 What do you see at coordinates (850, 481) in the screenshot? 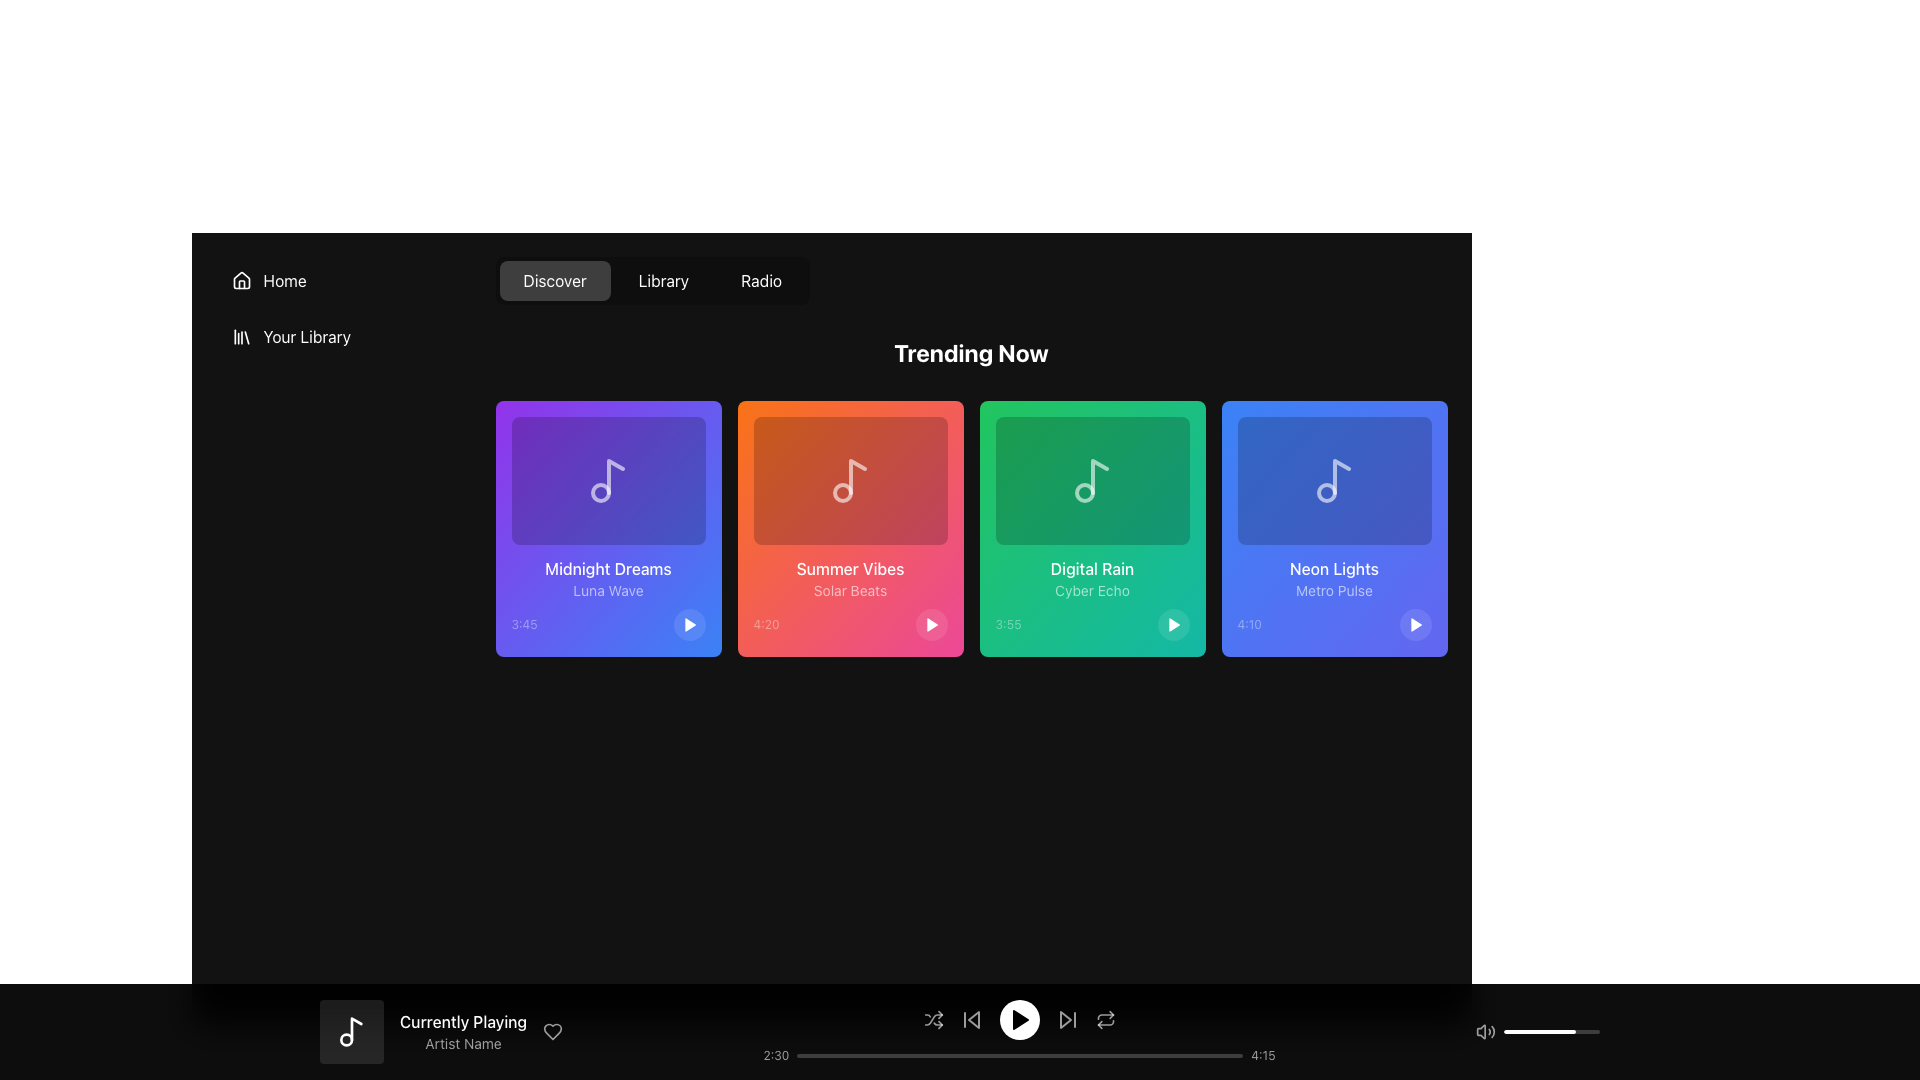
I see `the Decorative card header of the 'Summer Vibes' card, which is the second card in the 'Trending Now' list, located between 'Midnight Dreams' and 'Digital Rain'` at bounding box center [850, 481].